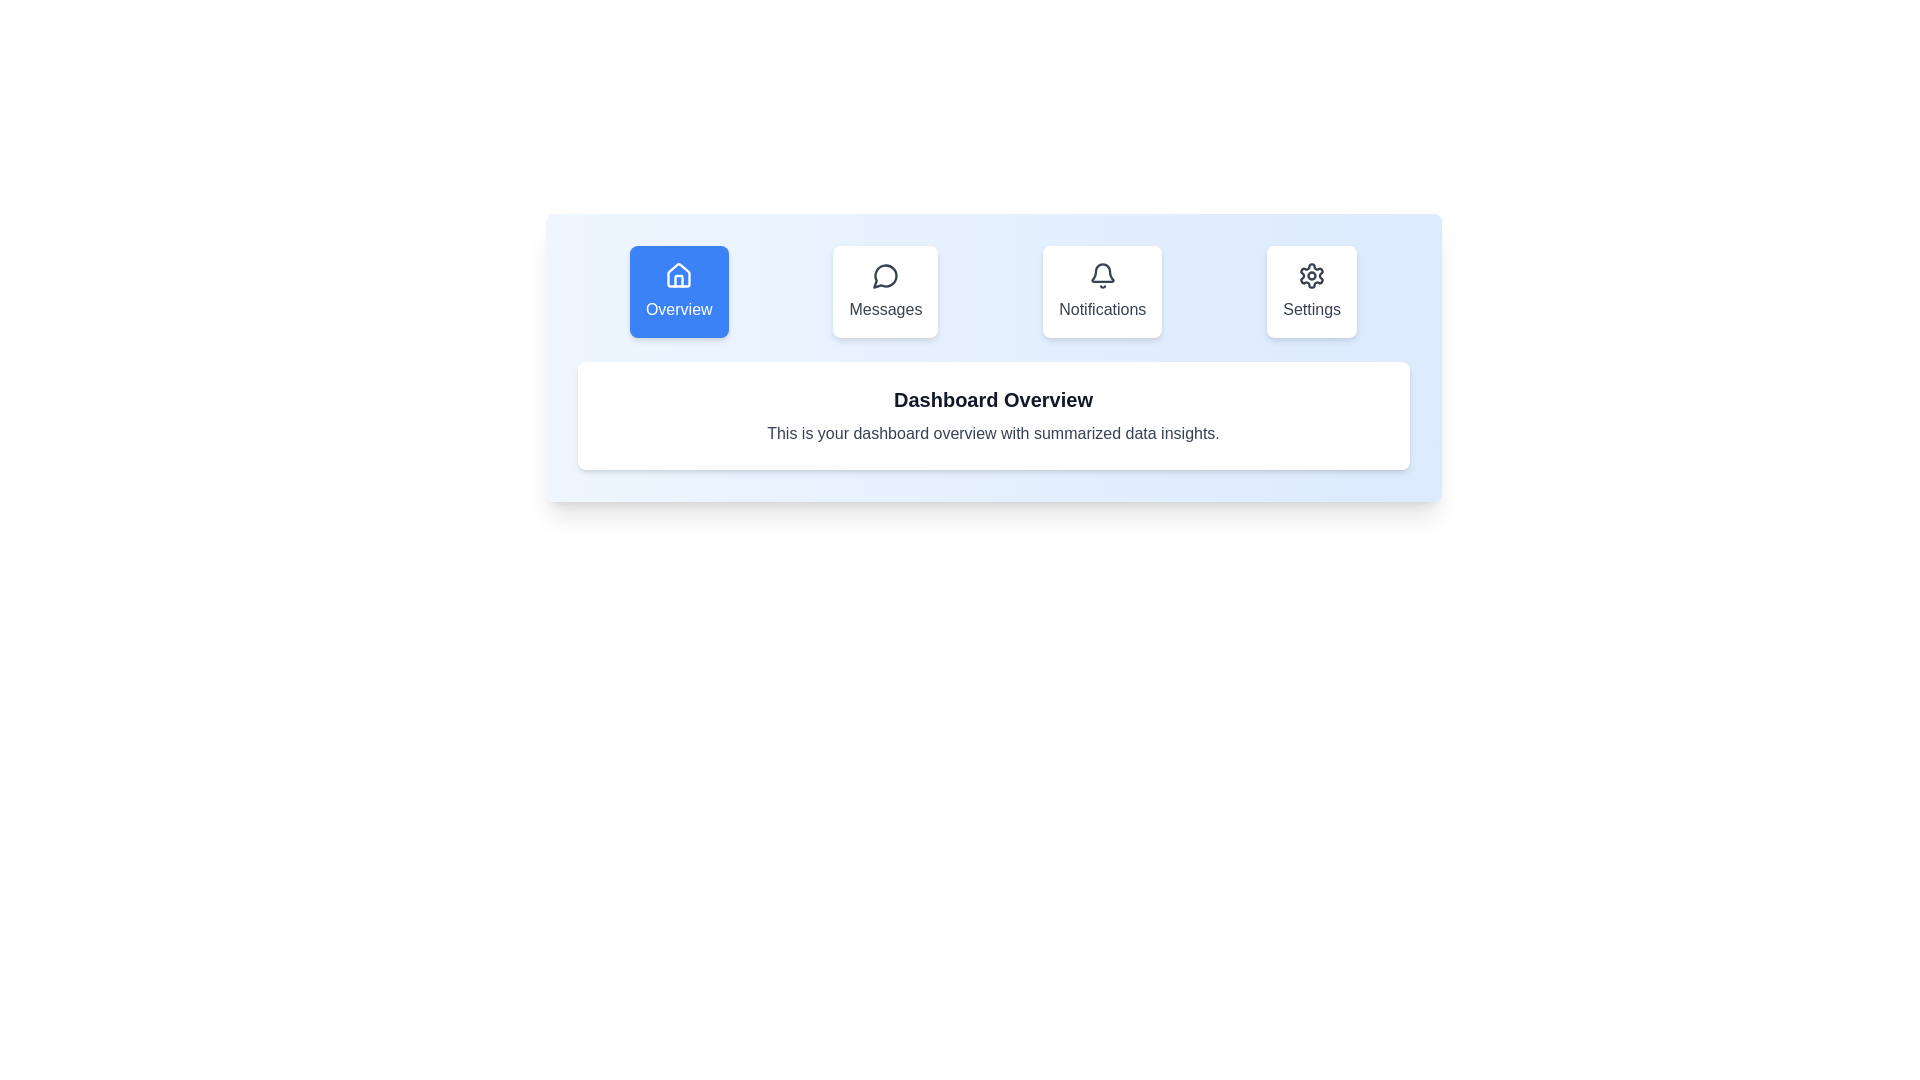  Describe the element at coordinates (1101, 273) in the screenshot. I see `the vector graphic component of the notification bell icon, which is the third icon from the left in the header section of the interface` at that location.